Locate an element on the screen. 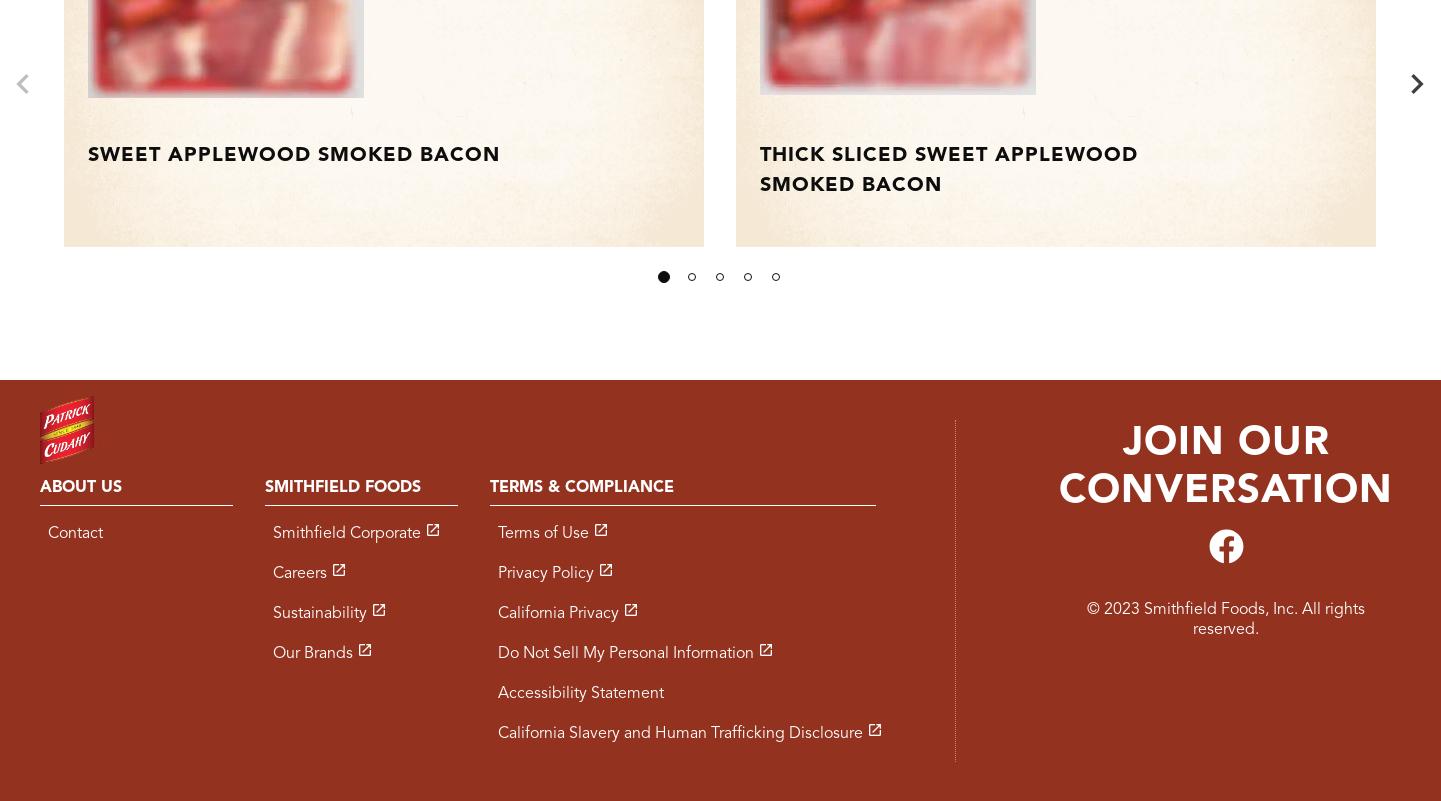  'Careers' is located at coordinates (271, 572).